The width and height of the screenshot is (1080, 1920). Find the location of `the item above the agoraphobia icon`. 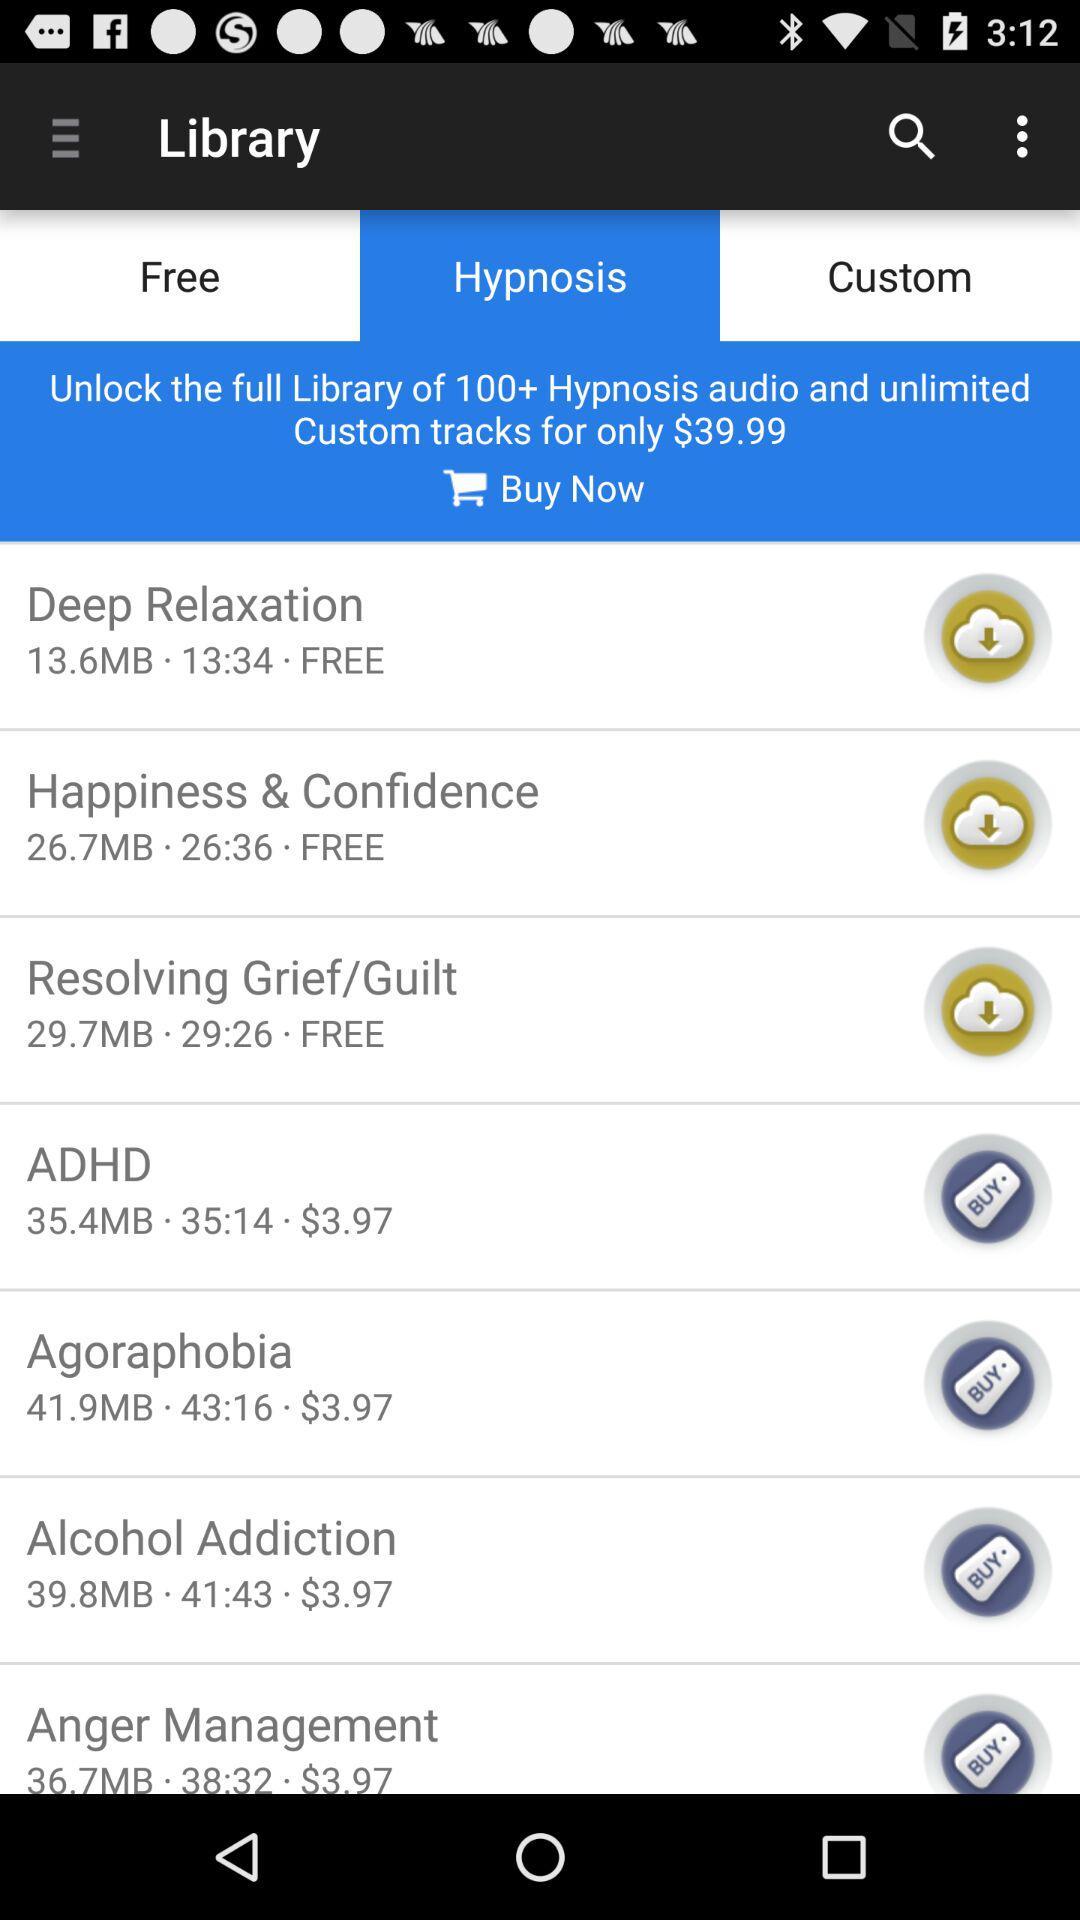

the item above the agoraphobia icon is located at coordinates (461, 1218).